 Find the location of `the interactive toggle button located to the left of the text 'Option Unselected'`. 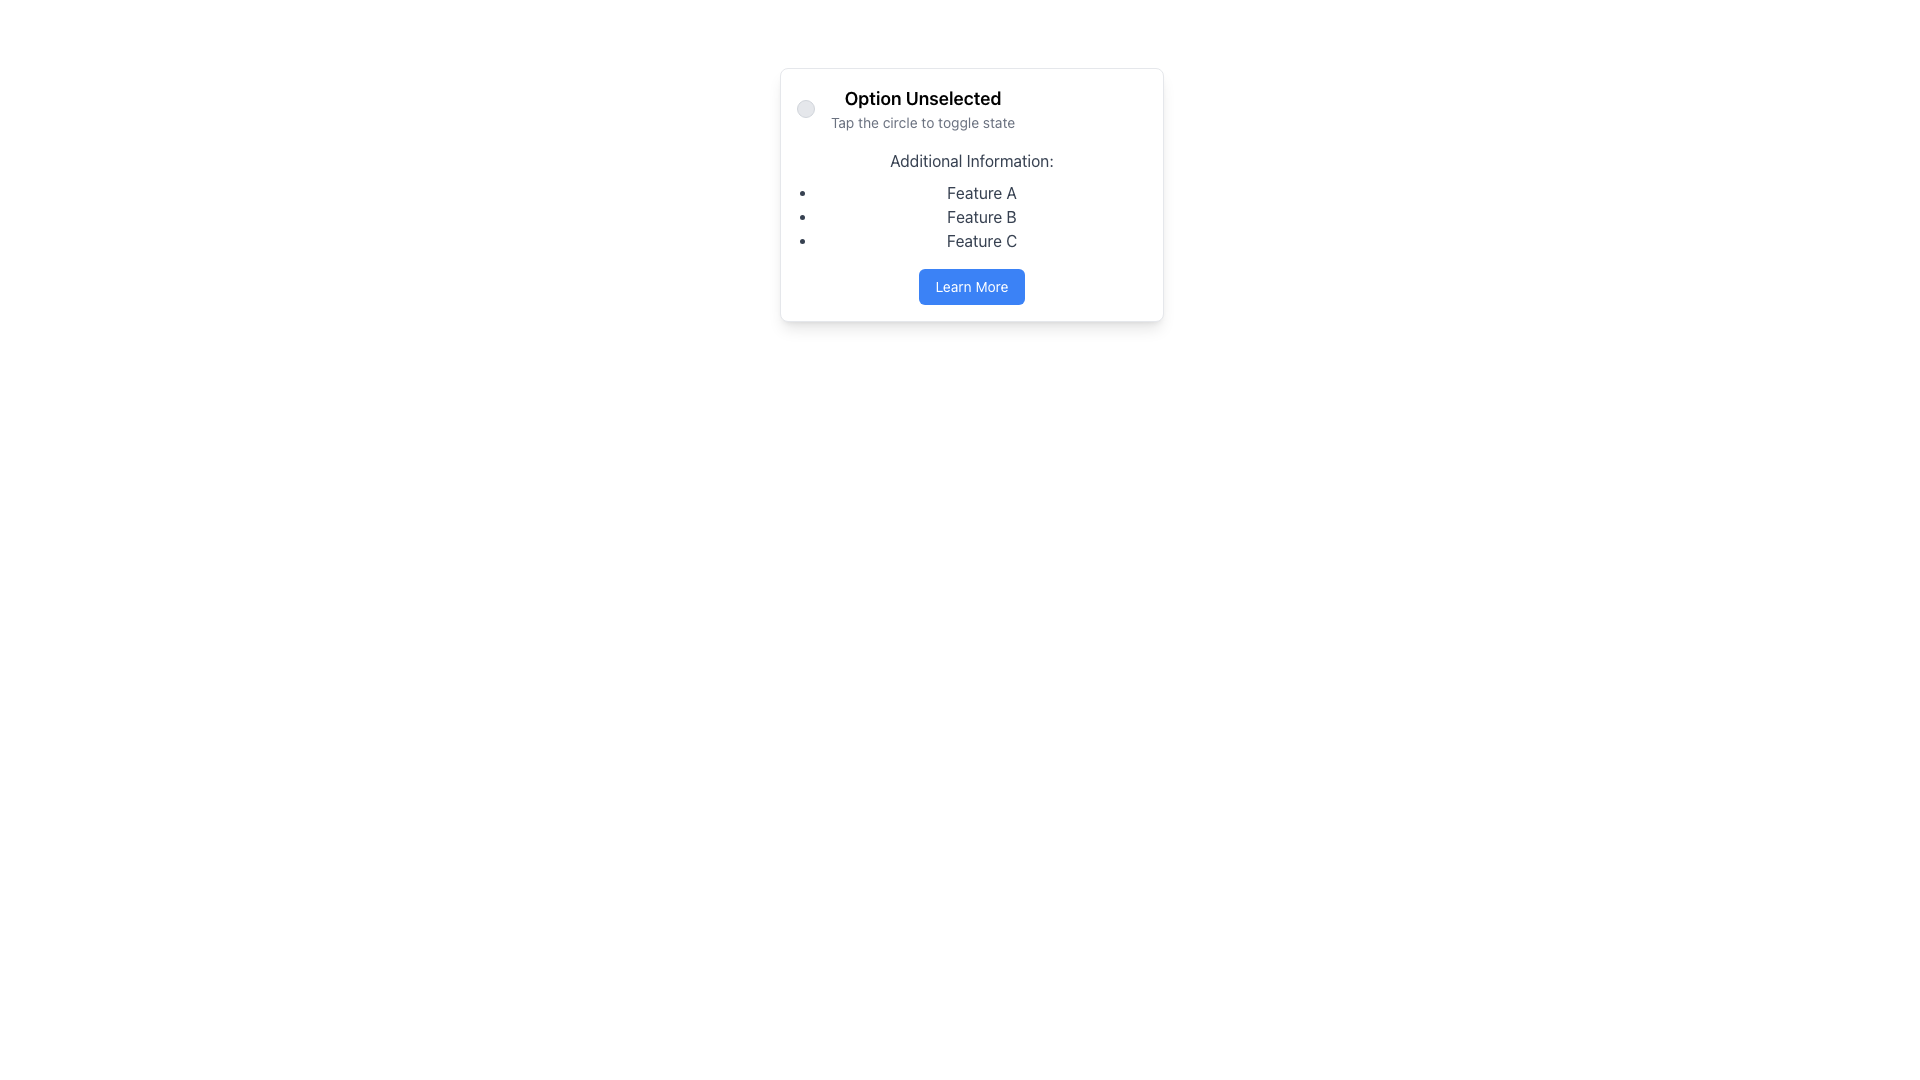

the interactive toggle button located to the left of the text 'Option Unselected' is located at coordinates (806, 108).